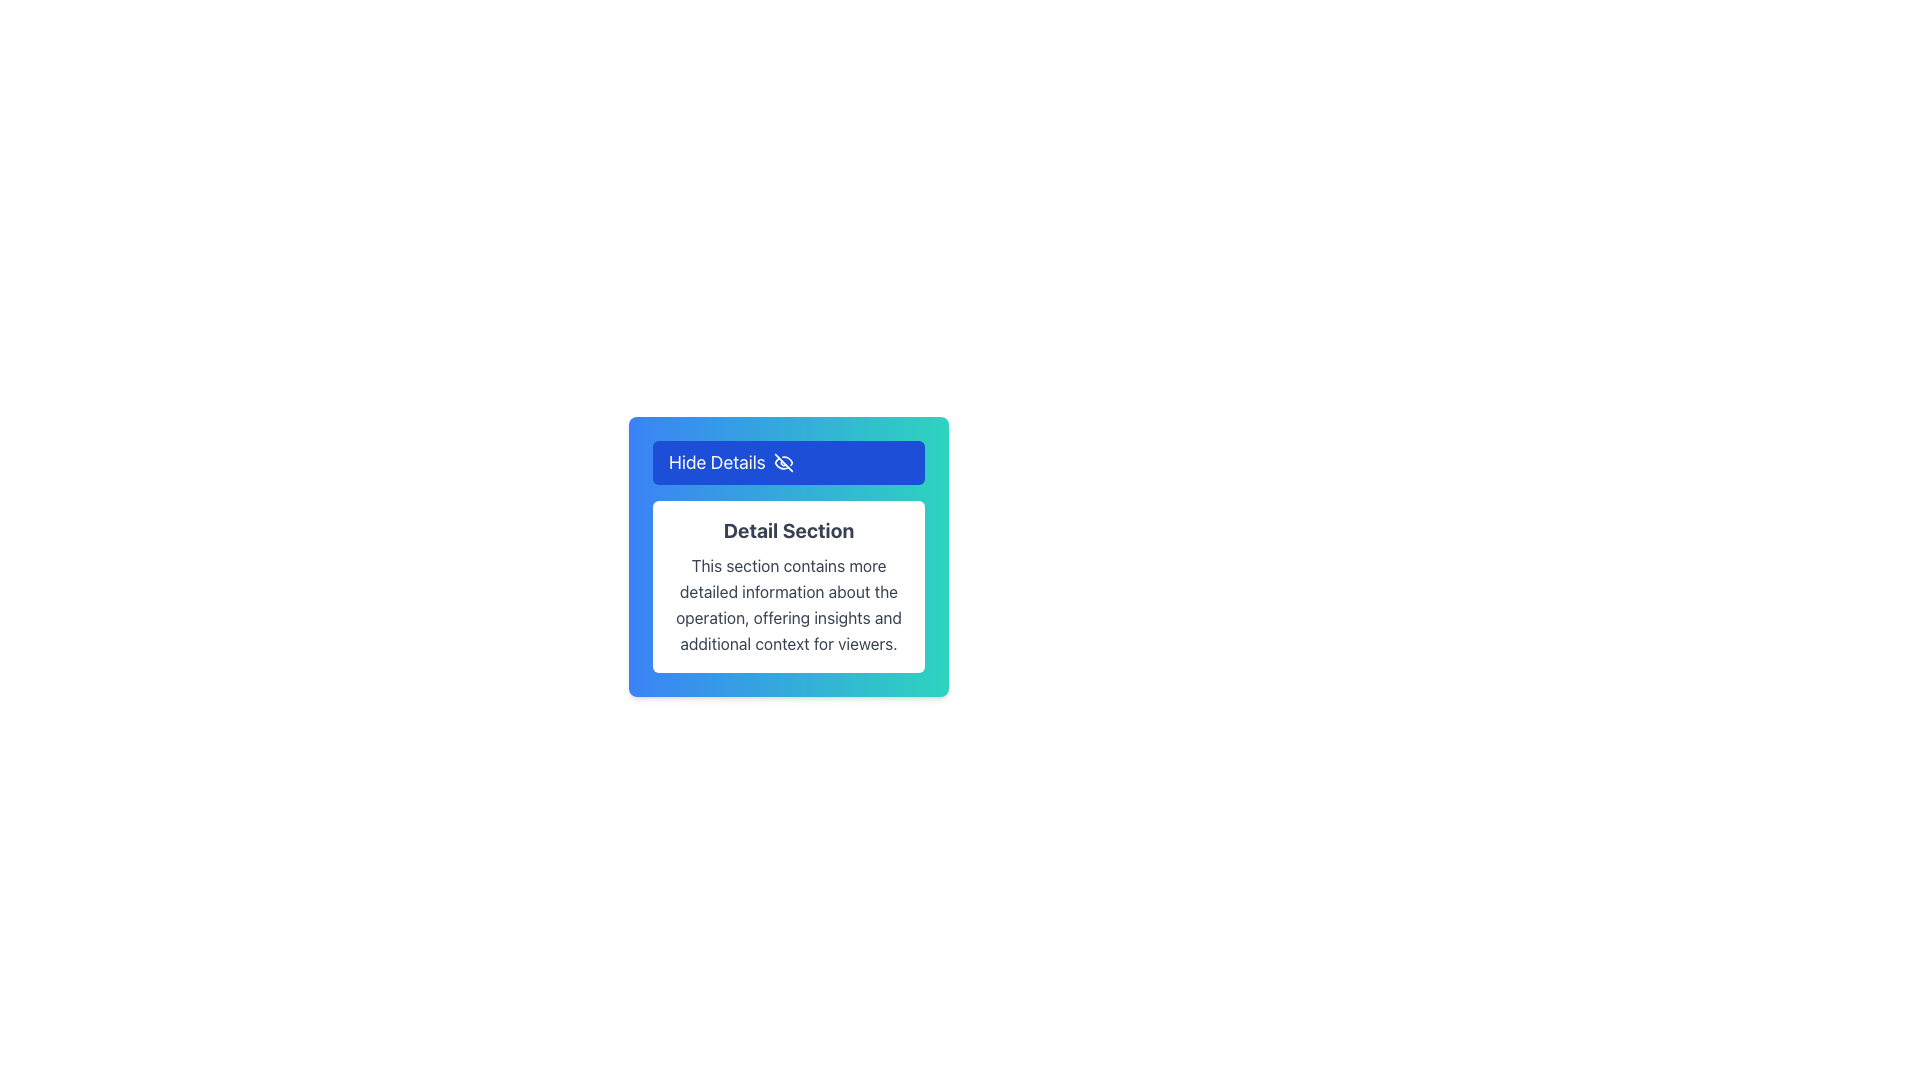 This screenshot has height=1080, width=1920. I want to click on bold text label 'Detail Section' located at the top of a card-like section, which is prominently displayed above descriptive text, so click(787, 530).